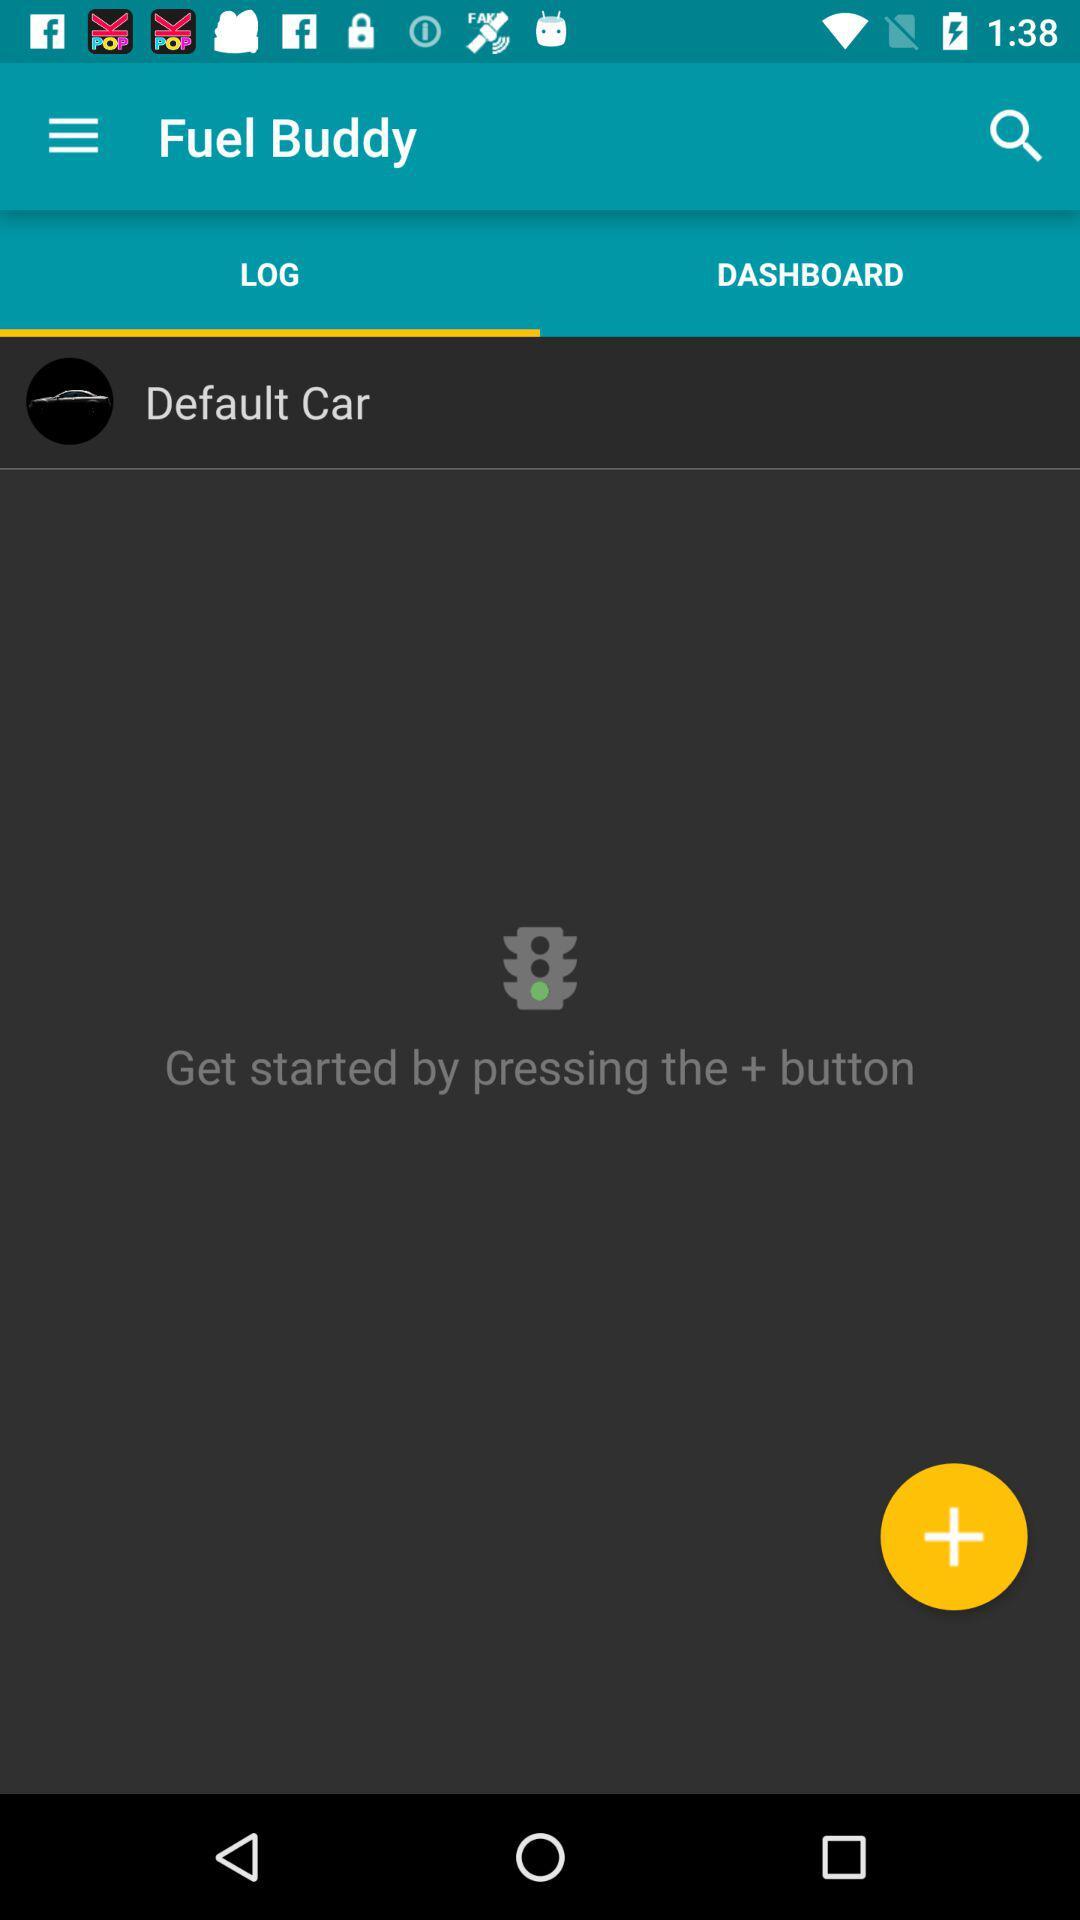 The image size is (1080, 1920). I want to click on initiate fuel buddy, so click(540, 1065).